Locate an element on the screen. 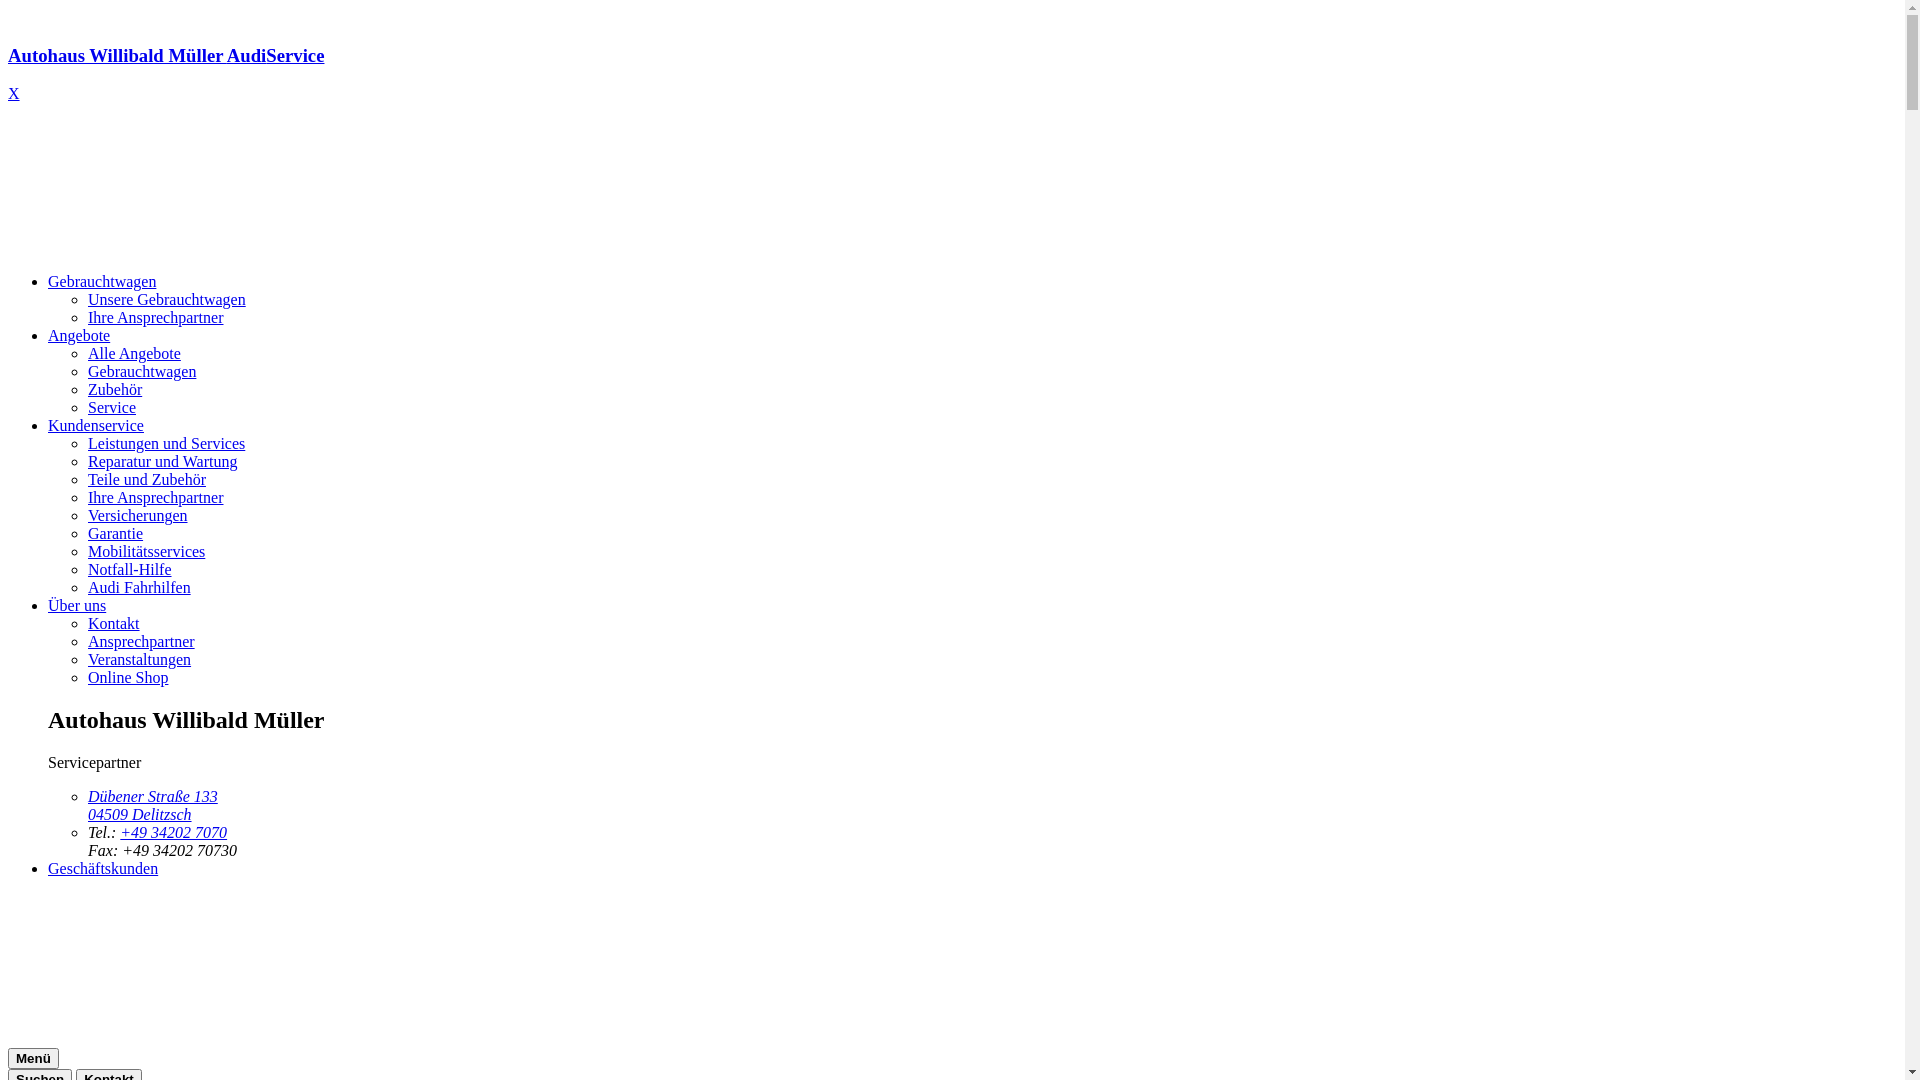 The image size is (1920, 1080). 'Kontakt' is located at coordinates (86, 622).